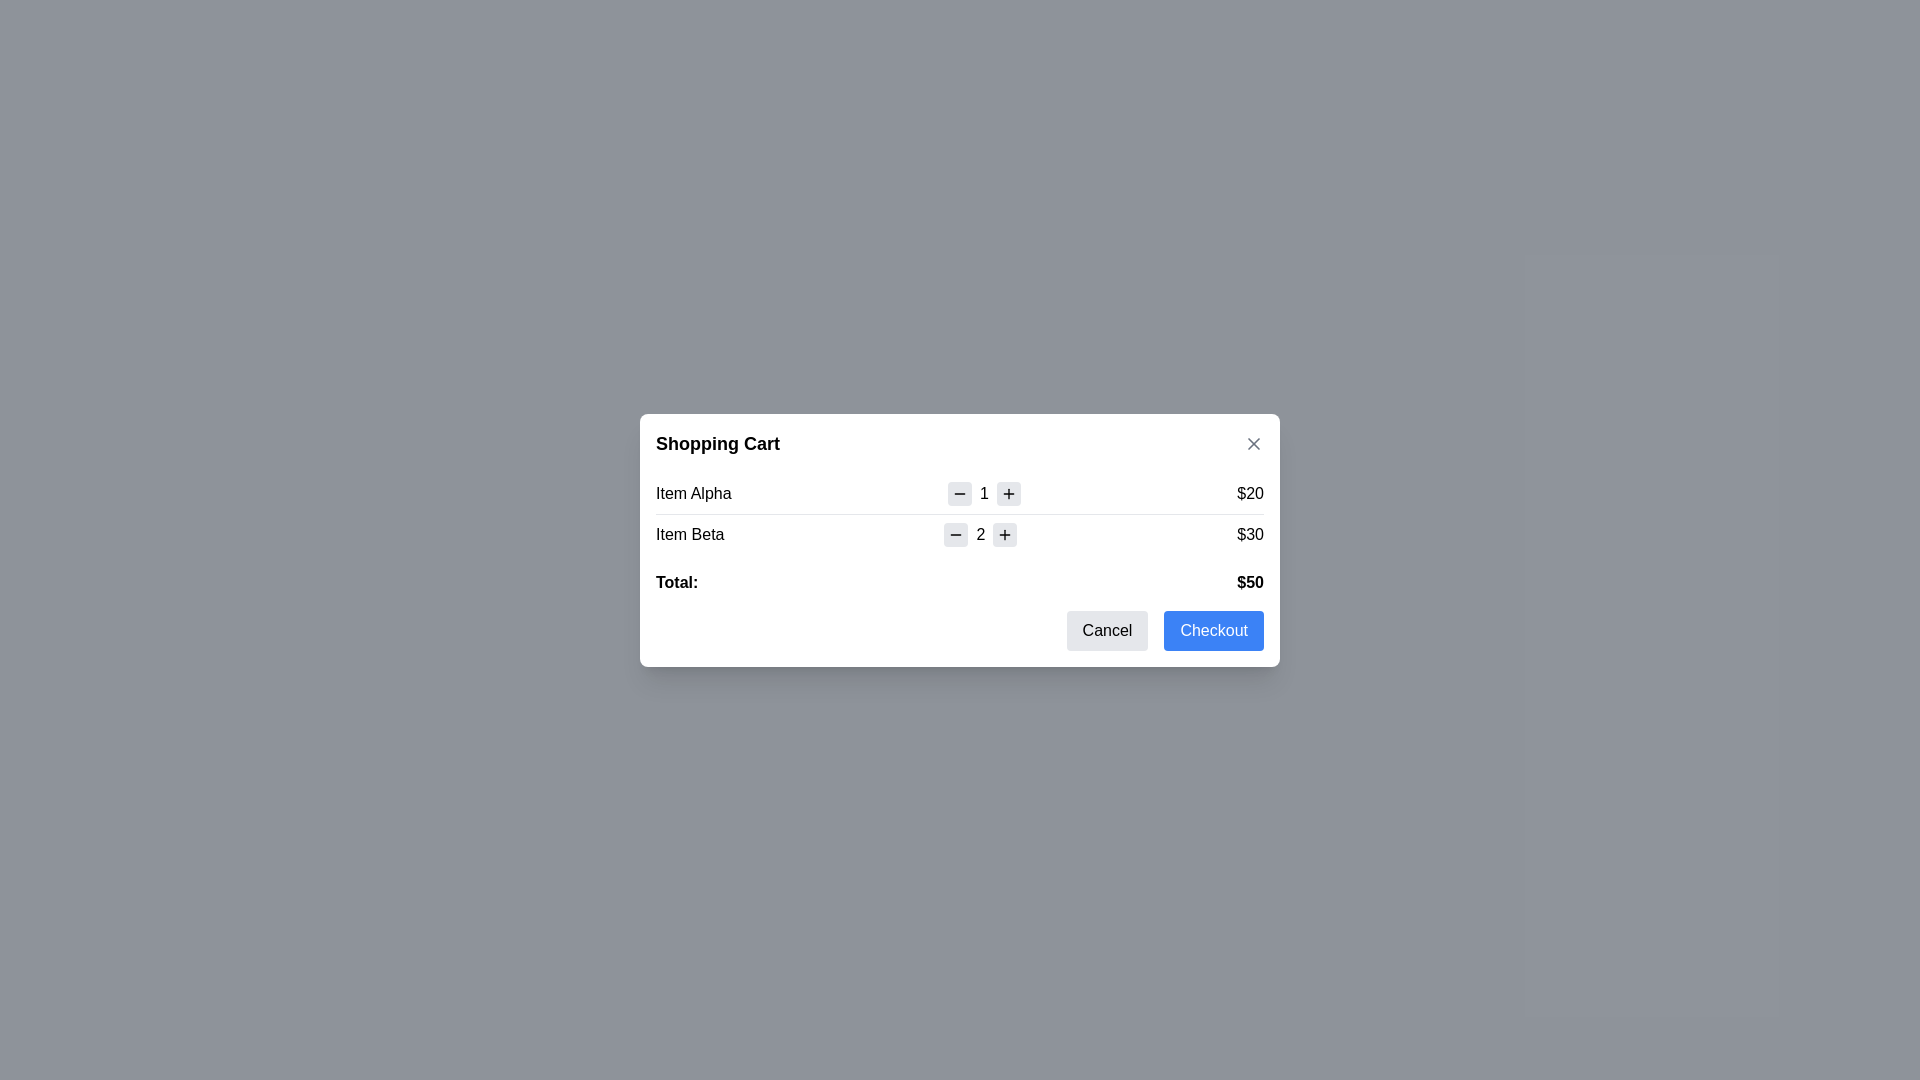 The image size is (1920, 1080). What do you see at coordinates (955, 533) in the screenshot?
I see `the small square-shaped button with a gray background and a minus symbol, located in the quantity adjustment section for 'Item Beta' in the shopping cart interface` at bounding box center [955, 533].